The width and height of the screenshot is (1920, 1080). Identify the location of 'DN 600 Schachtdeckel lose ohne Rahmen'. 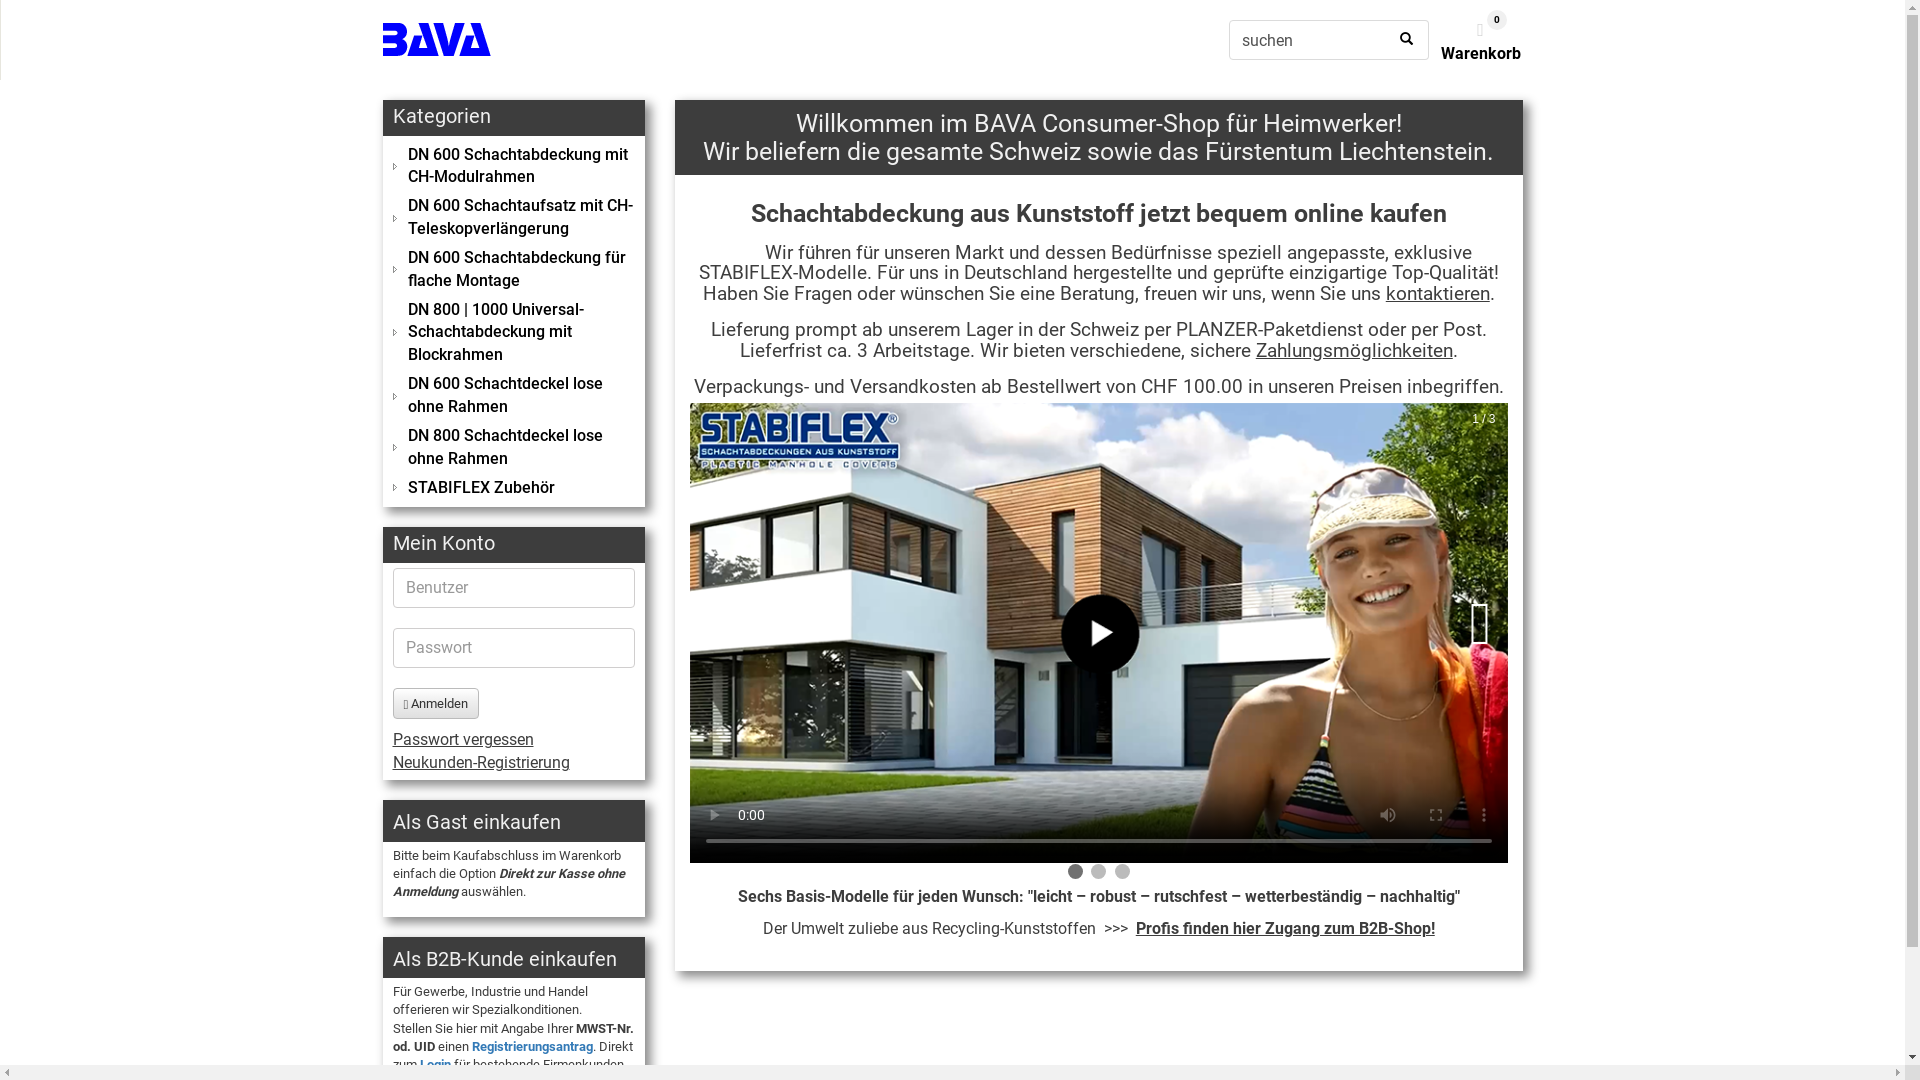
(513, 396).